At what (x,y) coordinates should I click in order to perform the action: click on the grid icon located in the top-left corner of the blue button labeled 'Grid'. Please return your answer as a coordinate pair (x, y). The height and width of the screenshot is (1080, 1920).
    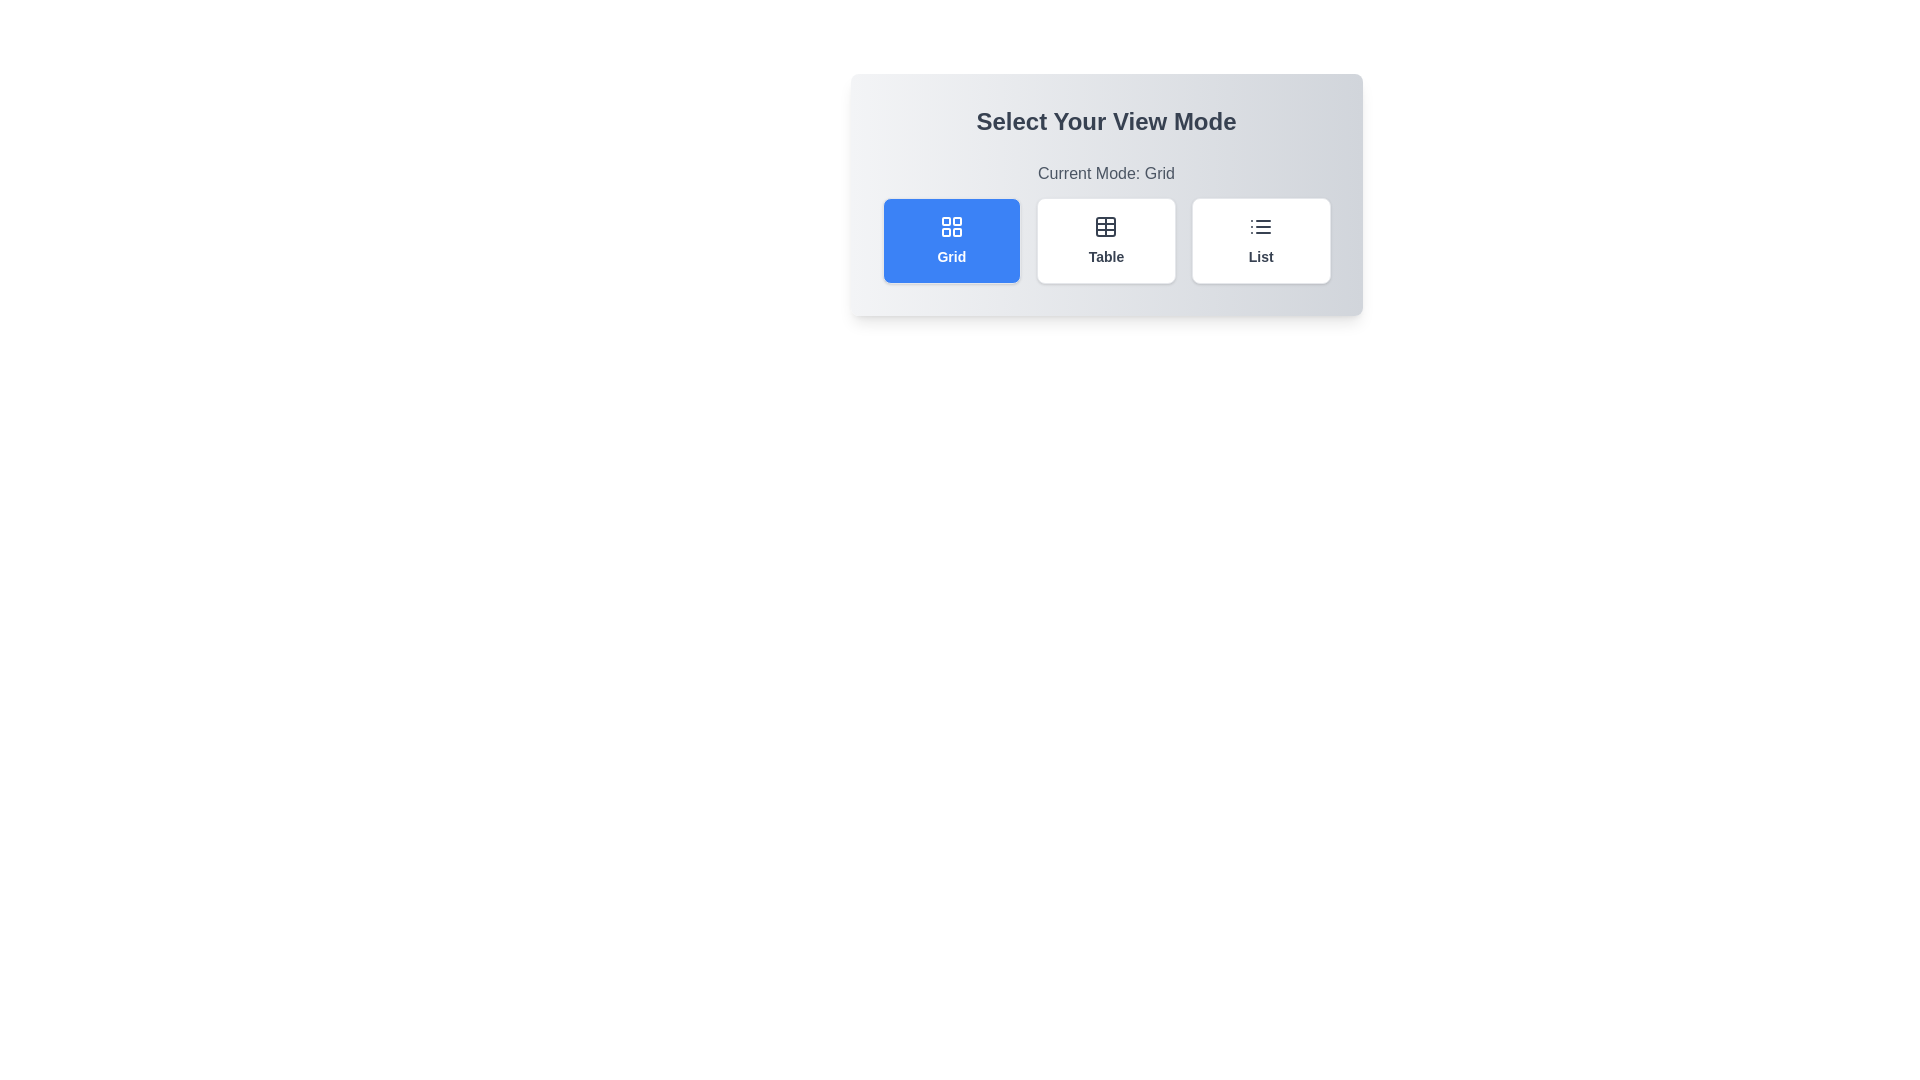
    Looking at the image, I should click on (950, 226).